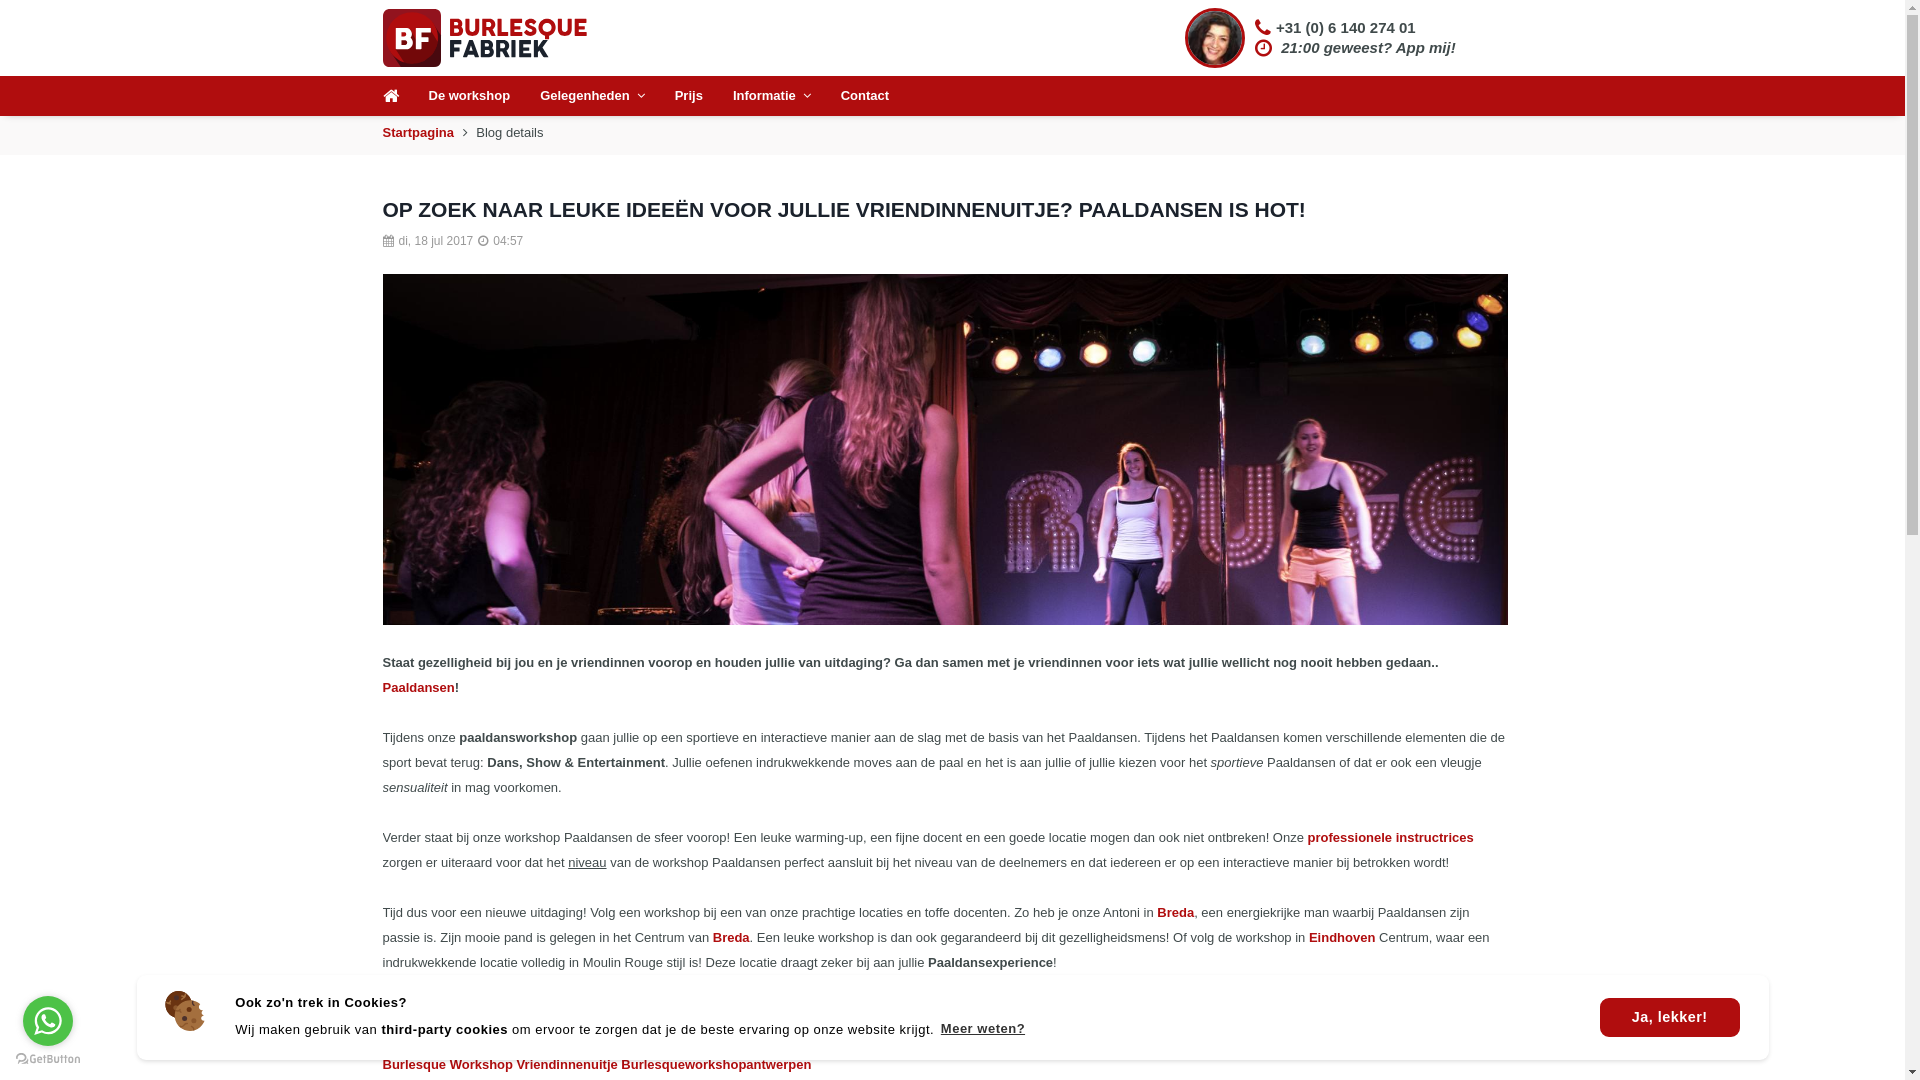 This screenshot has width=1920, height=1080. I want to click on 'professionele instructrices', so click(1390, 837).